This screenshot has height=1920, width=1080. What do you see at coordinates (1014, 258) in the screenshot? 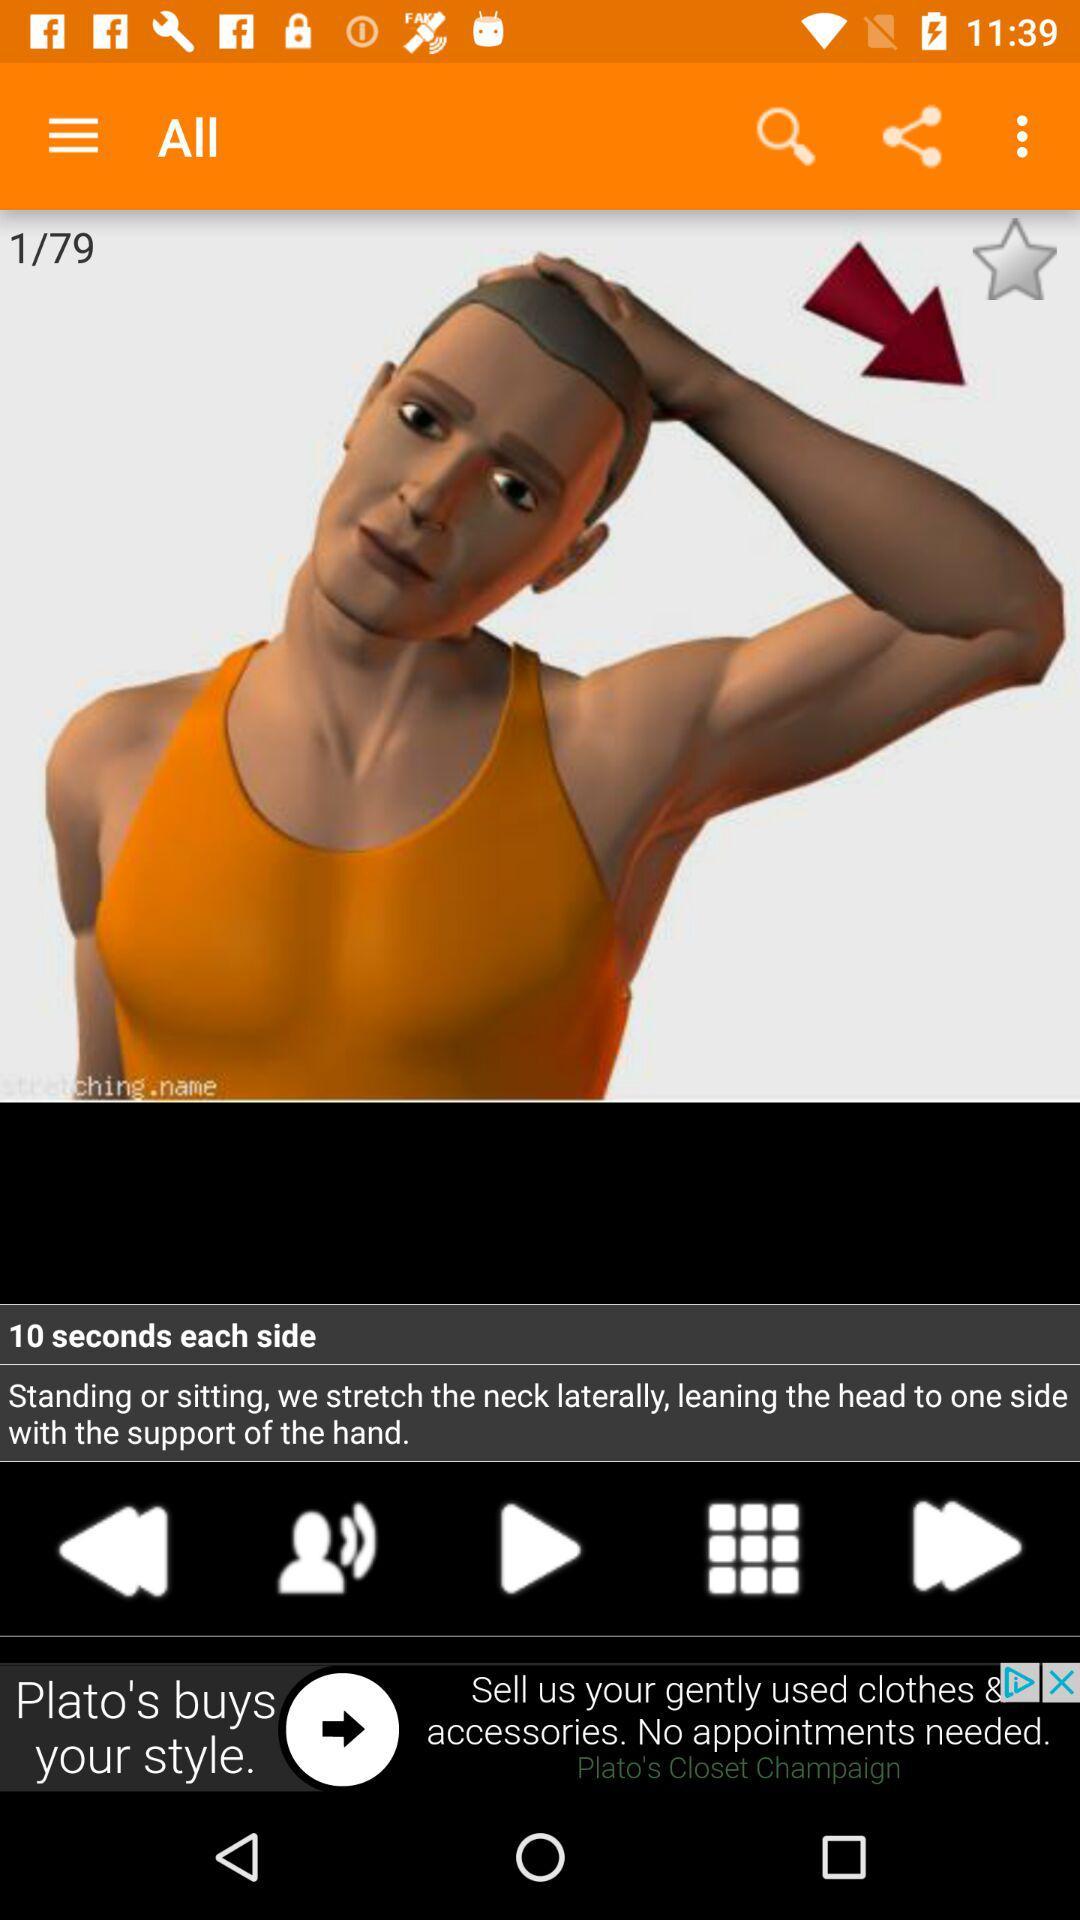
I see `favorite option` at bounding box center [1014, 258].